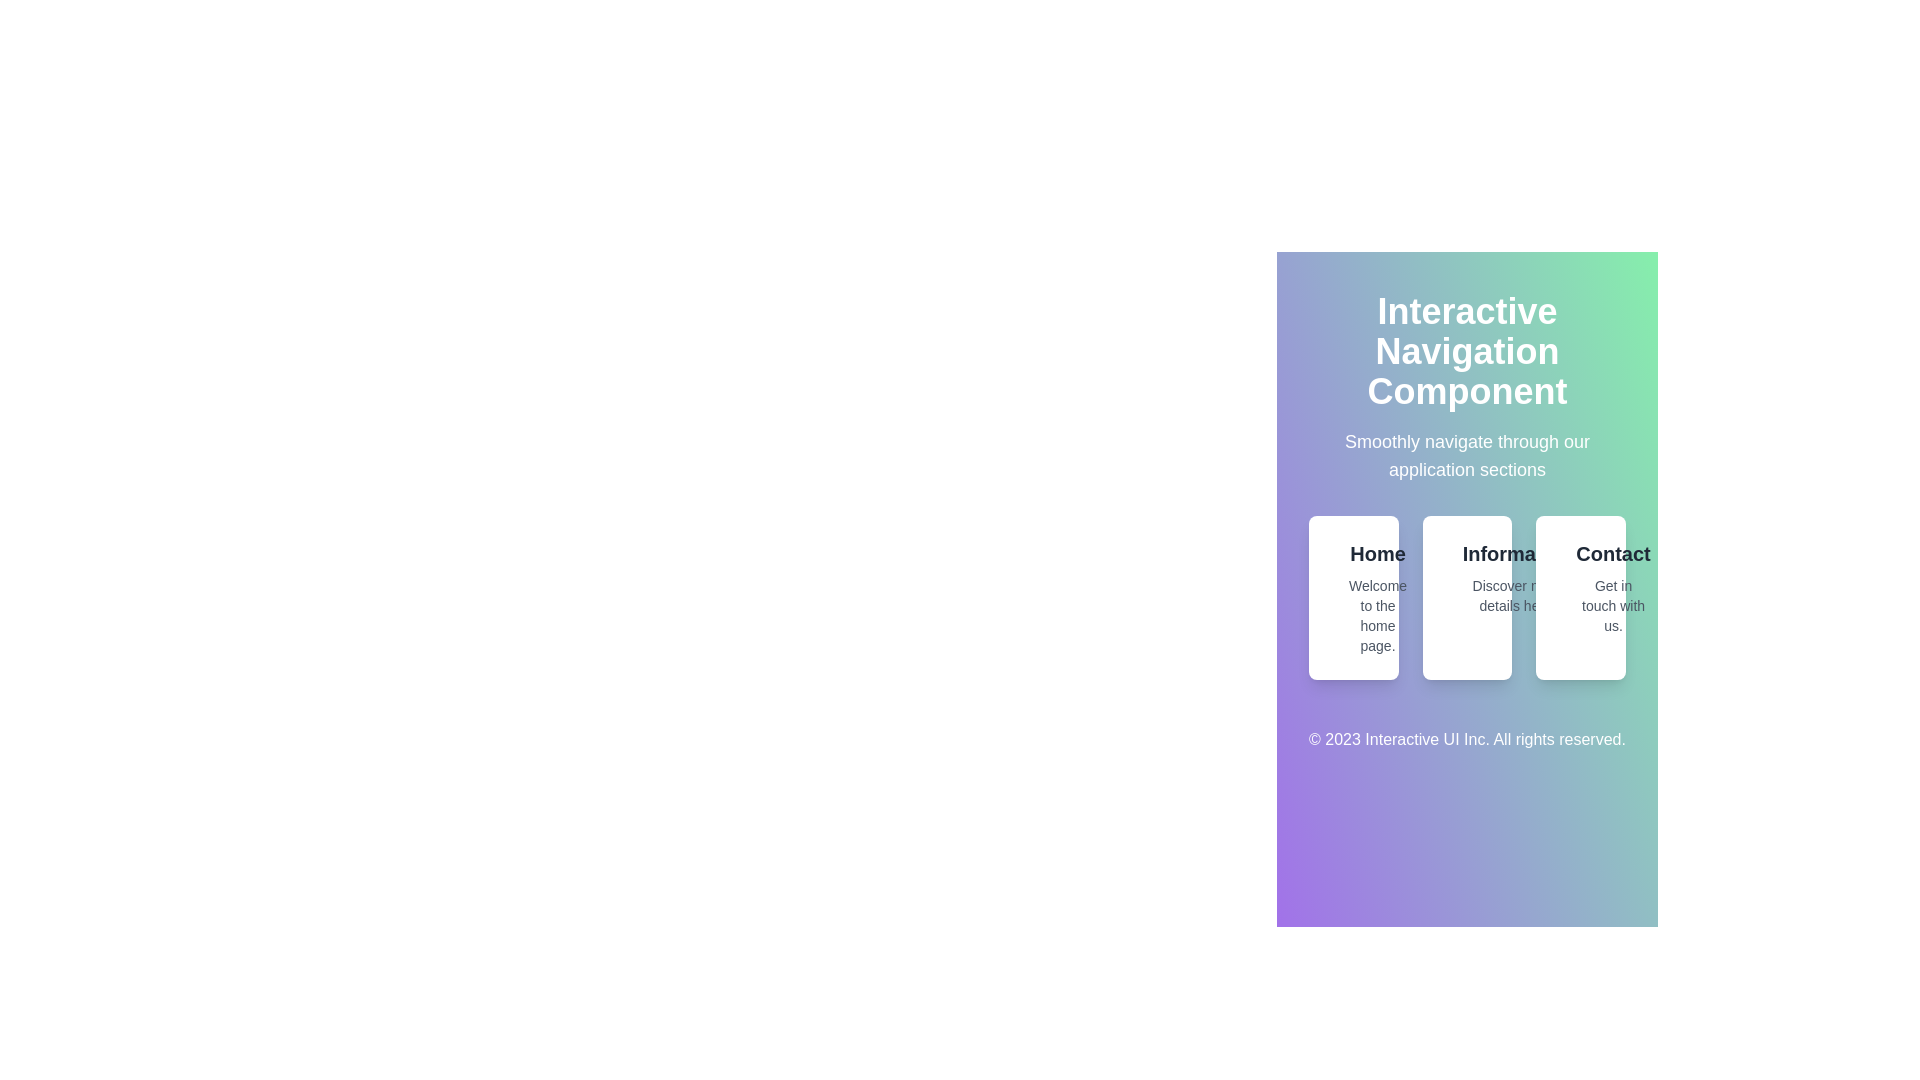 The image size is (1920, 1080). Describe the element at coordinates (1613, 554) in the screenshot. I see `the Heading text for the 'Contact' section, which is positioned at the top of the 'Contact' card, to establish focus on this segment of the interface` at that location.